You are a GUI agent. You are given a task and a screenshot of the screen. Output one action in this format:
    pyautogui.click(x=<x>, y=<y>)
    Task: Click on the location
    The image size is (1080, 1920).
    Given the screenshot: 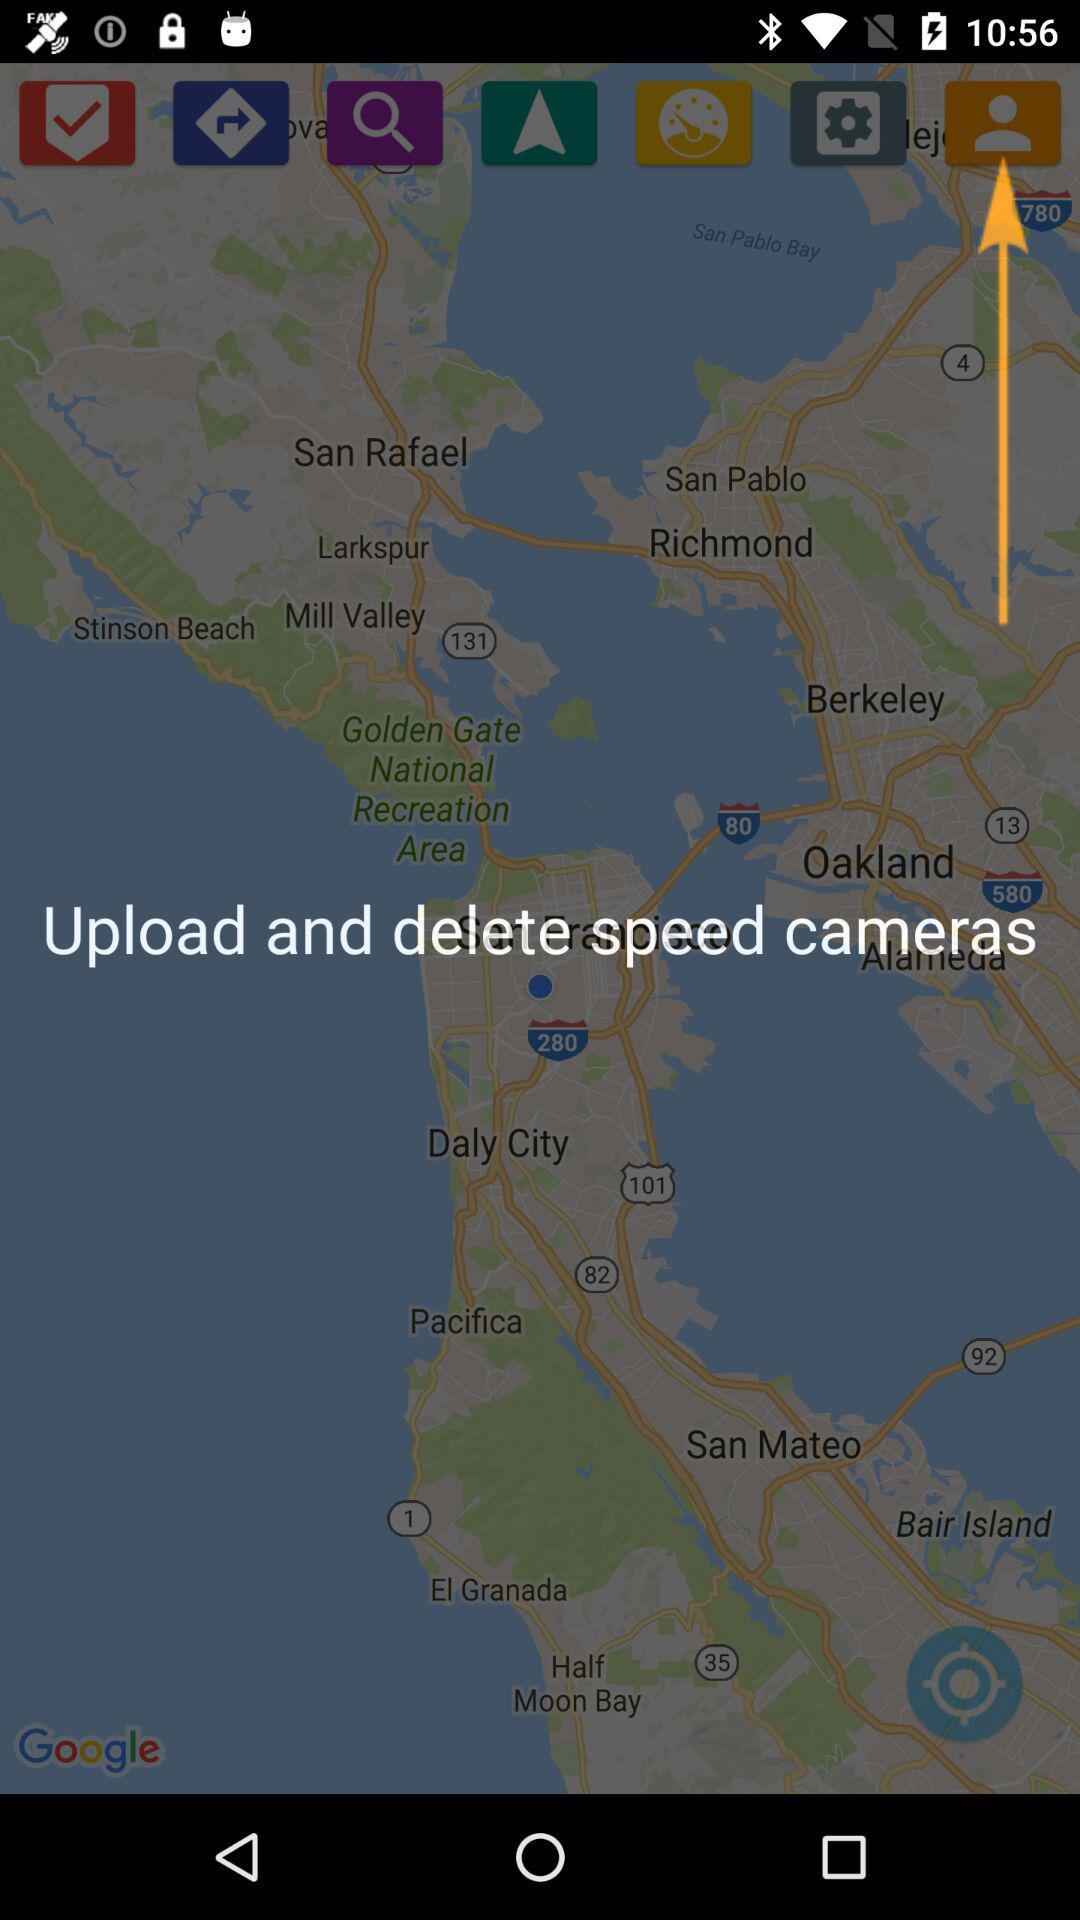 What is the action you would take?
    pyautogui.click(x=963, y=1693)
    